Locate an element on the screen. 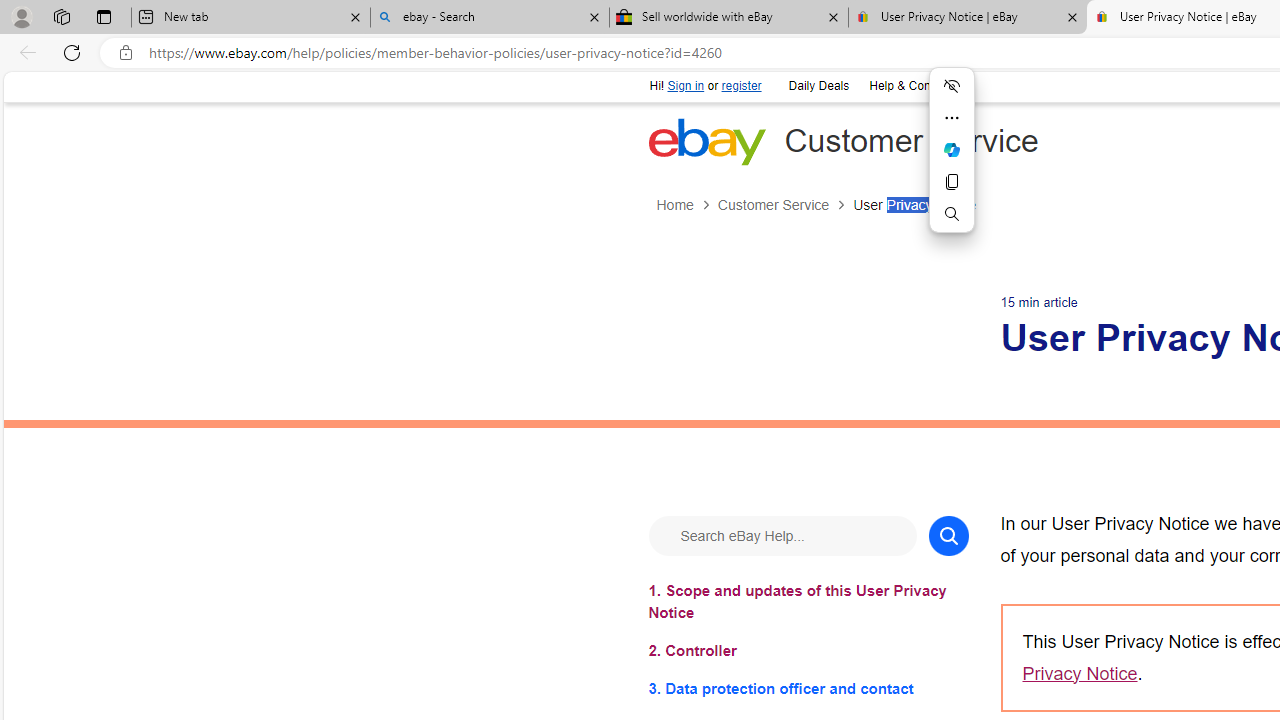 The width and height of the screenshot is (1280, 720). '1. Scope and updates of this User Privacy Notice' is located at coordinates (808, 600).